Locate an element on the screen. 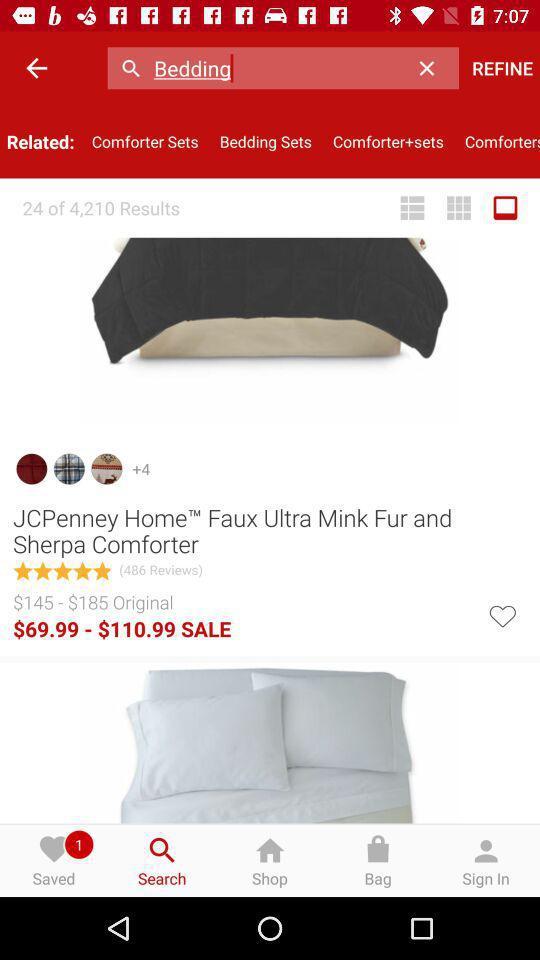 The width and height of the screenshot is (540, 960). item to the right of the comforter sets icon is located at coordinates (265, 140).